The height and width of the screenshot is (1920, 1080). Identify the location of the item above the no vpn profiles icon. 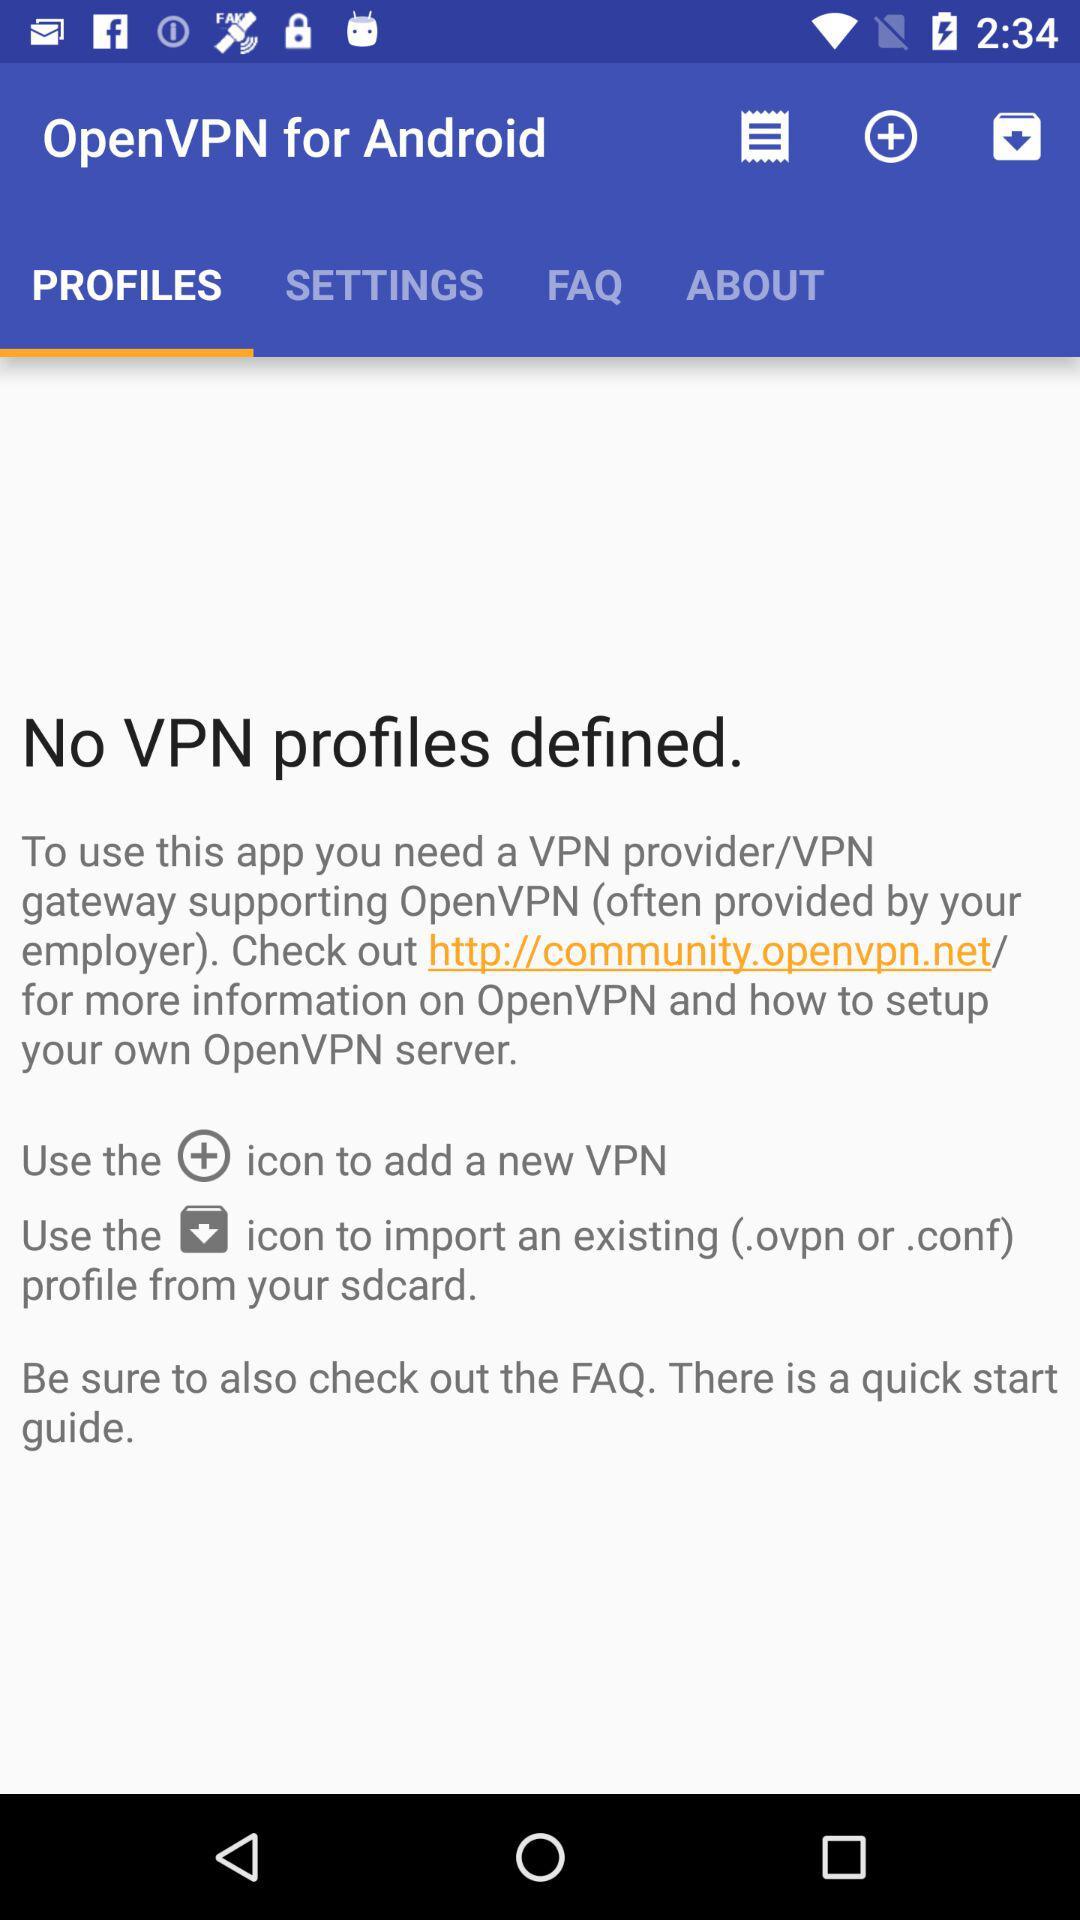
(755, 282).